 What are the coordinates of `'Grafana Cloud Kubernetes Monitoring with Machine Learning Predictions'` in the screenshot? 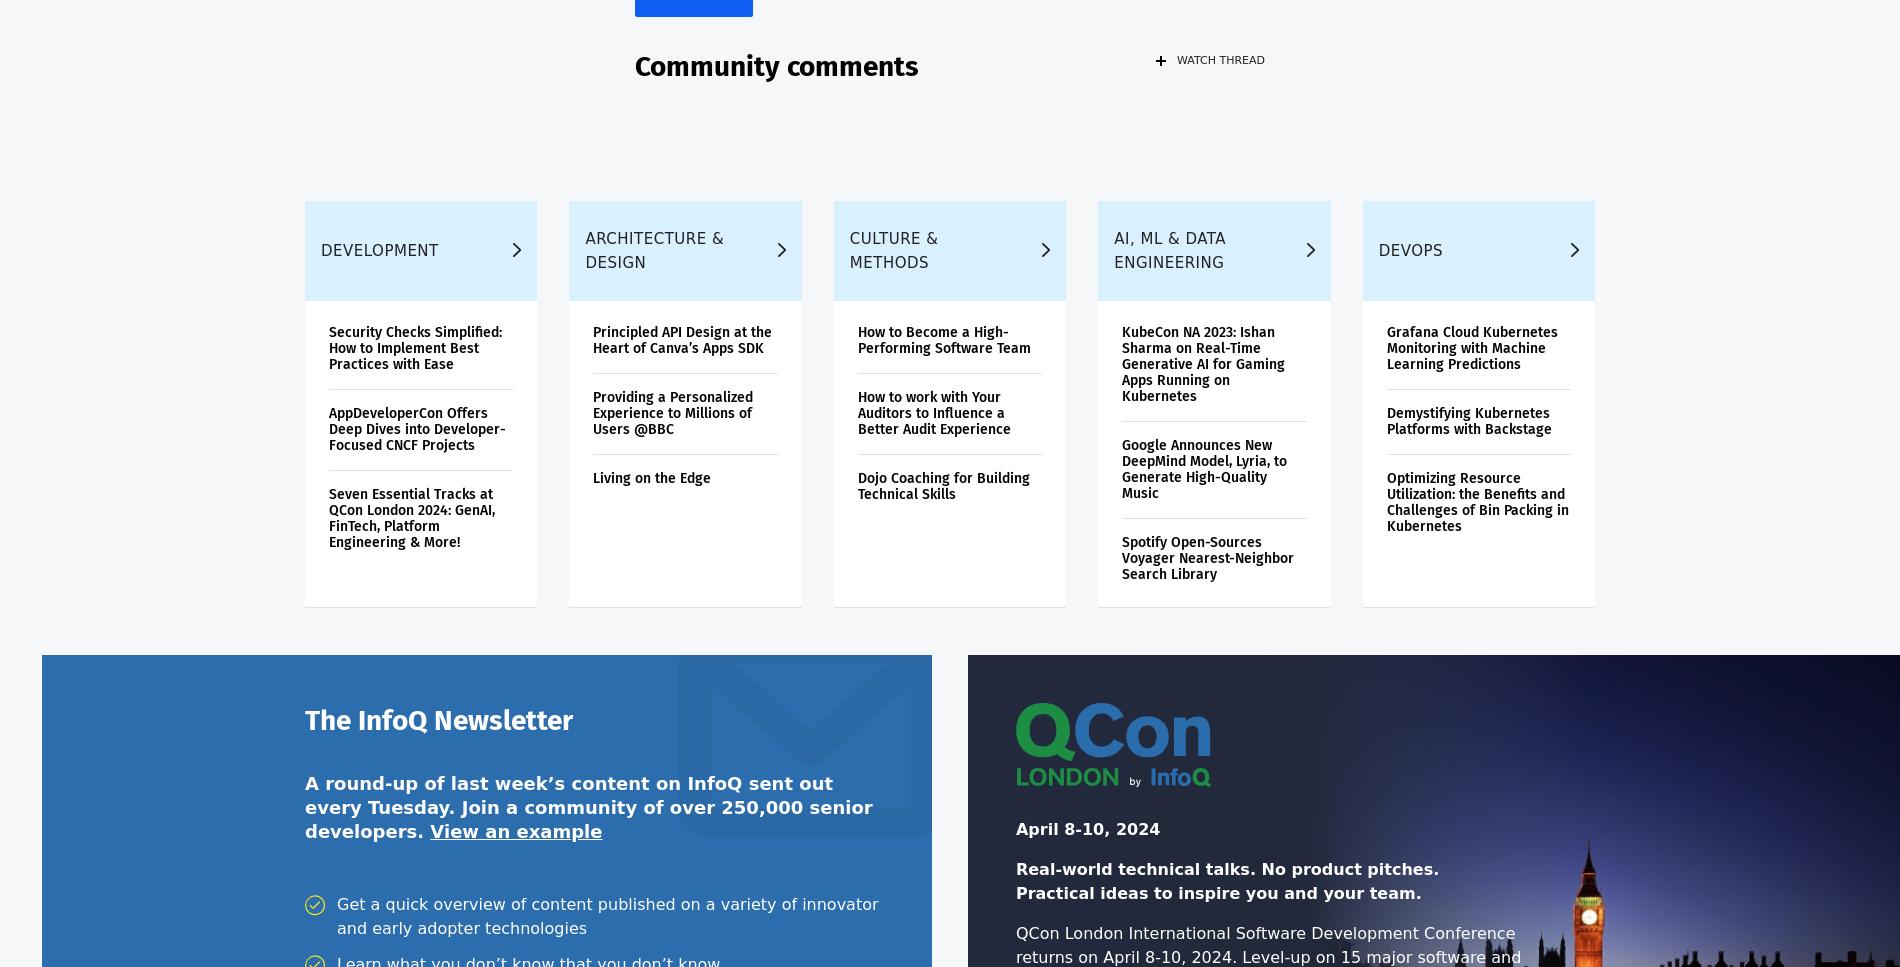 It's located at (1385, 359).